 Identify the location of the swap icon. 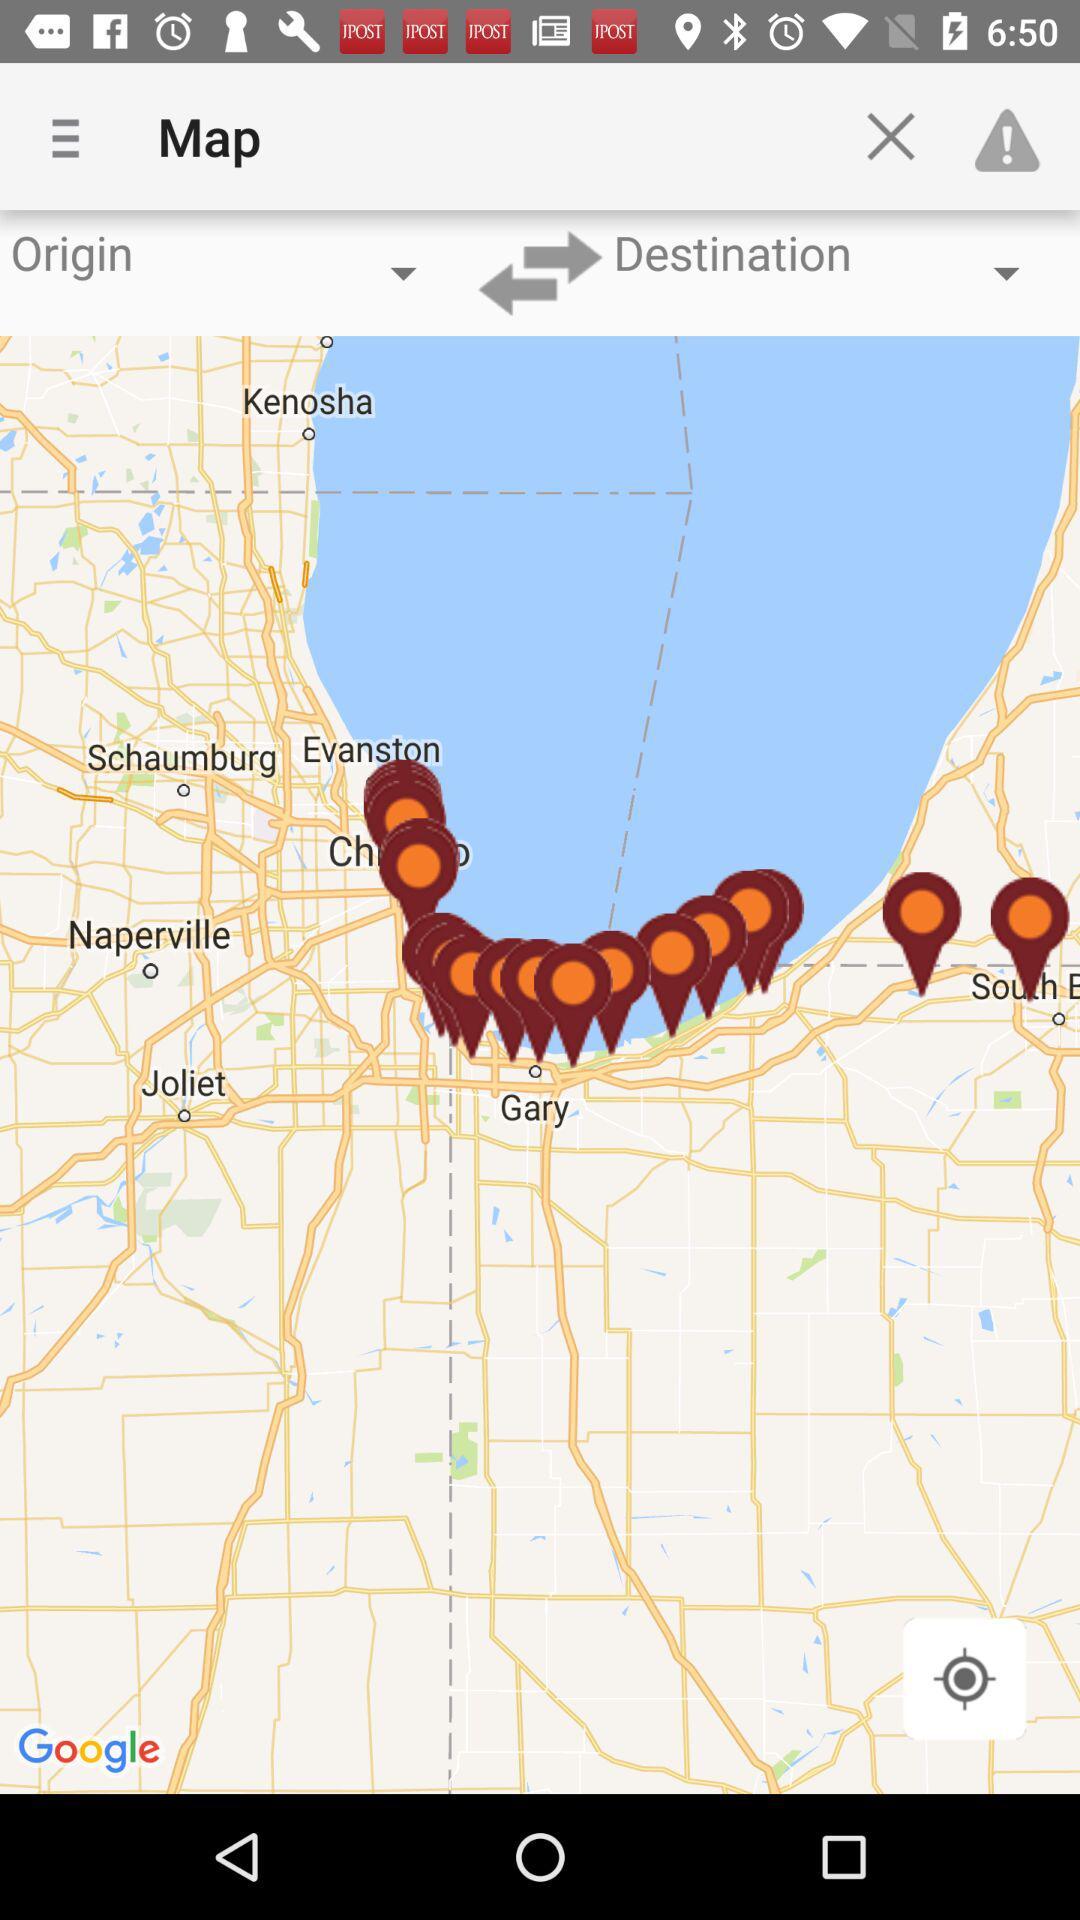
(540, 272).